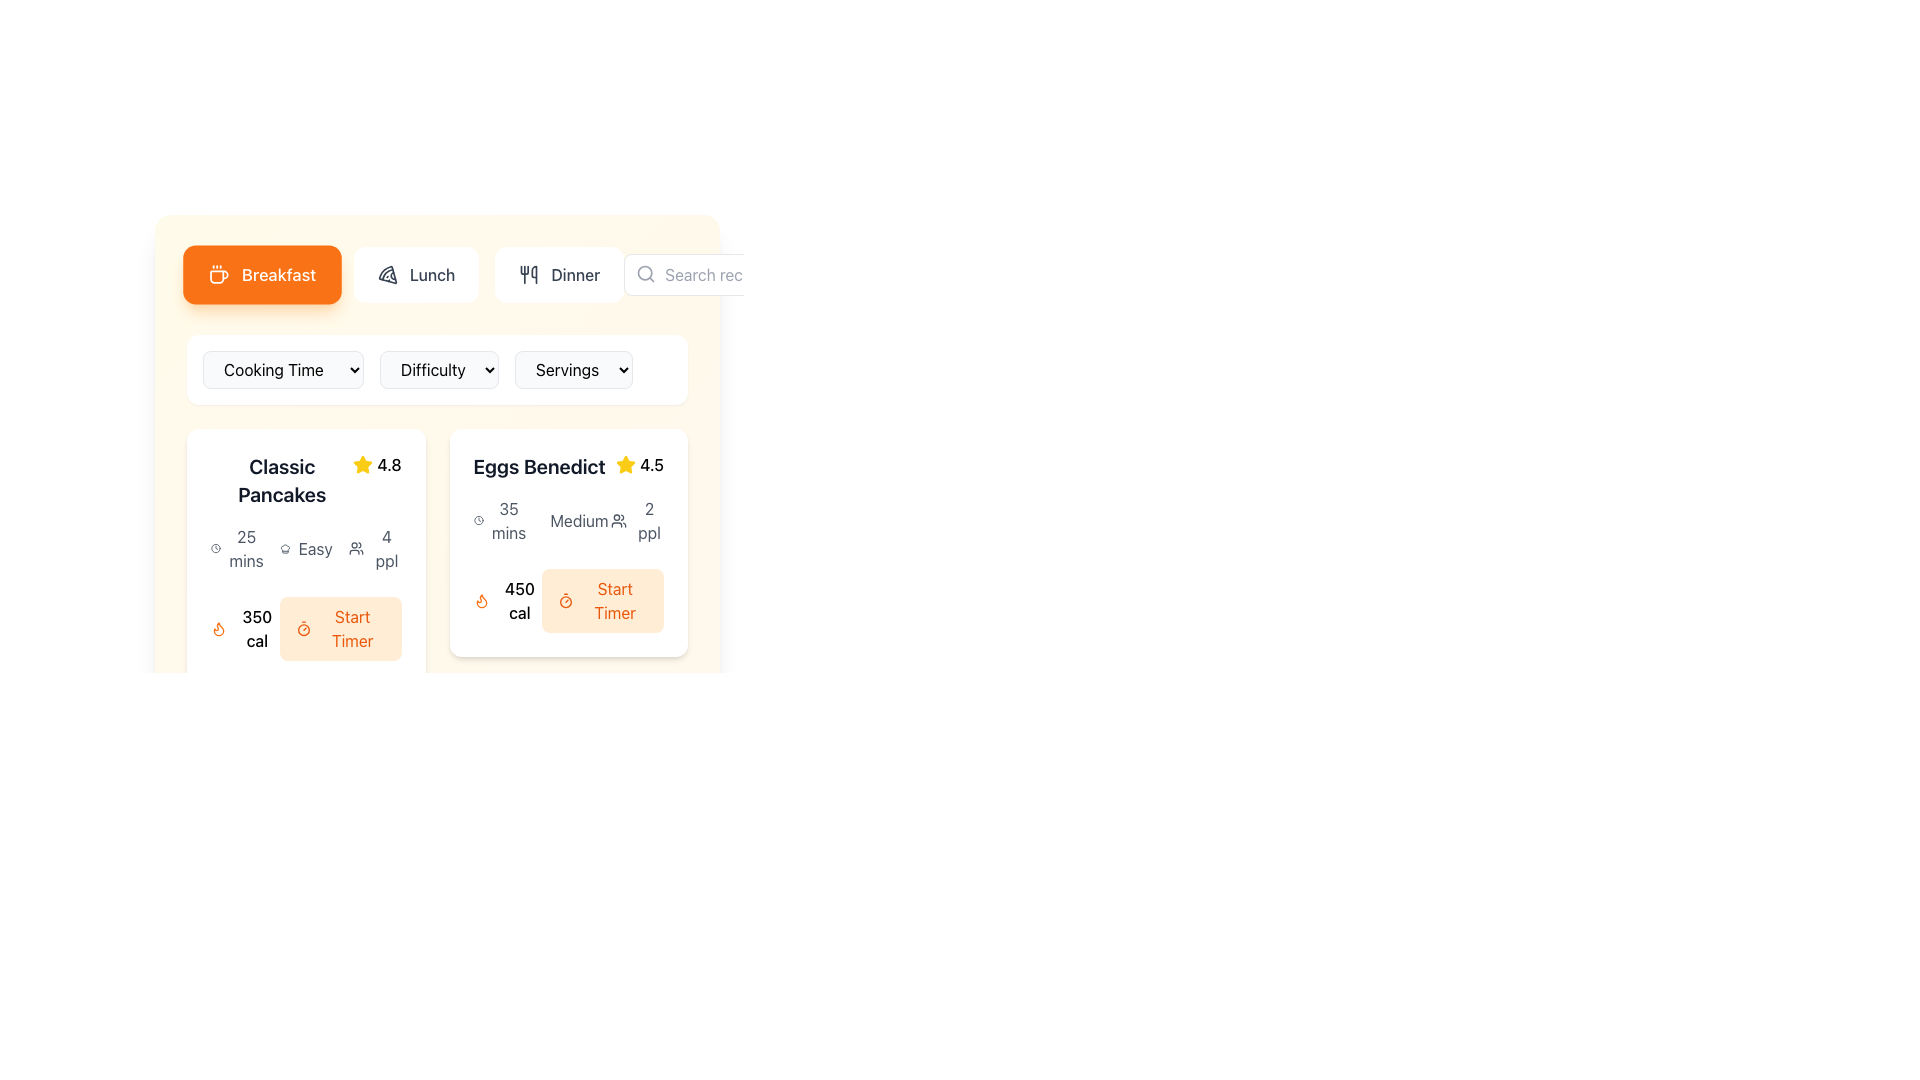 The width and height of the screenshot is (1920, 1080). What do you see at coordinates (477, 519) in the screenshot?
I see `the decorative or informational icon that indicates time-related information, located to the left of the '35 mins' label within the 'Eggs Benedict' card` at bounding box center [477, 519].